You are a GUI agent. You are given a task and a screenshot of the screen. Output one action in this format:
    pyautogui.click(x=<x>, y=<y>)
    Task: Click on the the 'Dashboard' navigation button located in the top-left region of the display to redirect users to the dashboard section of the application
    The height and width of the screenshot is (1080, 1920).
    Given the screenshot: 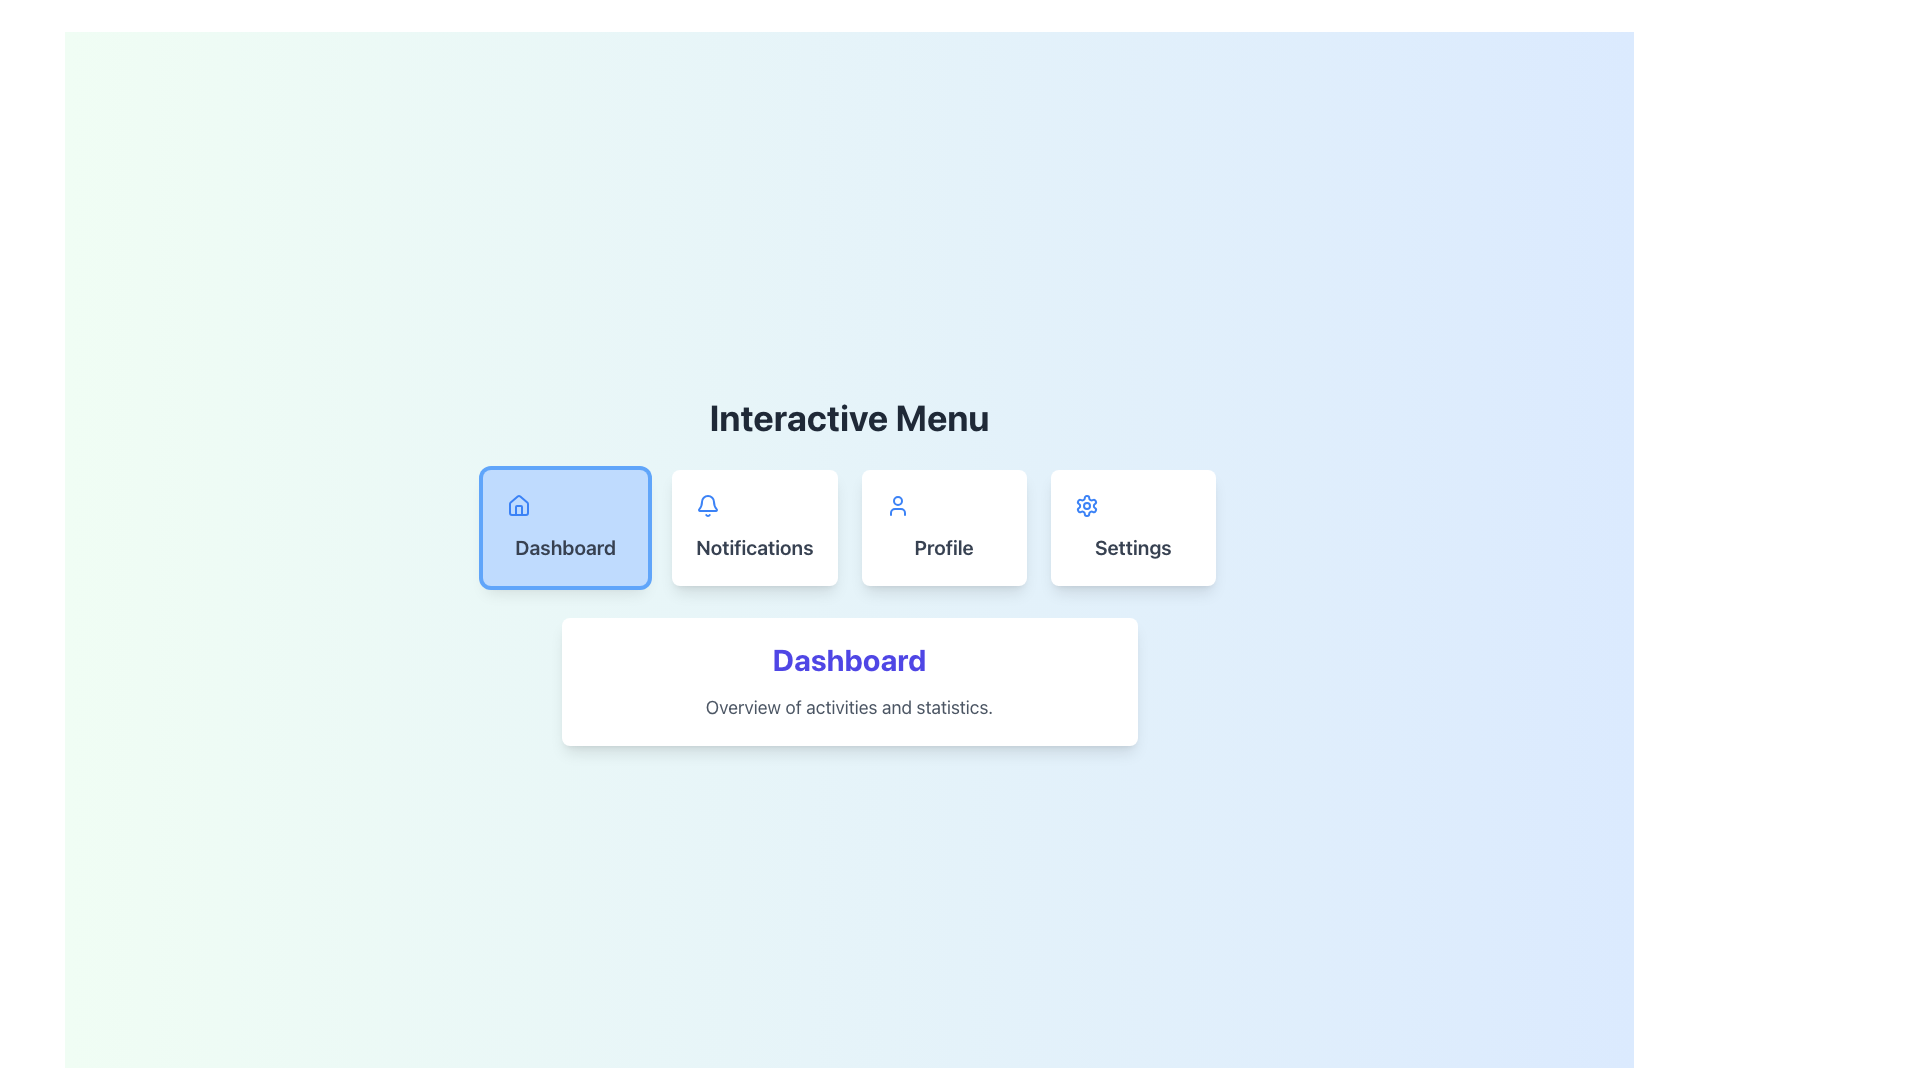 What is the action you would take?
    pyautogui.click(x=564, y=527)
    